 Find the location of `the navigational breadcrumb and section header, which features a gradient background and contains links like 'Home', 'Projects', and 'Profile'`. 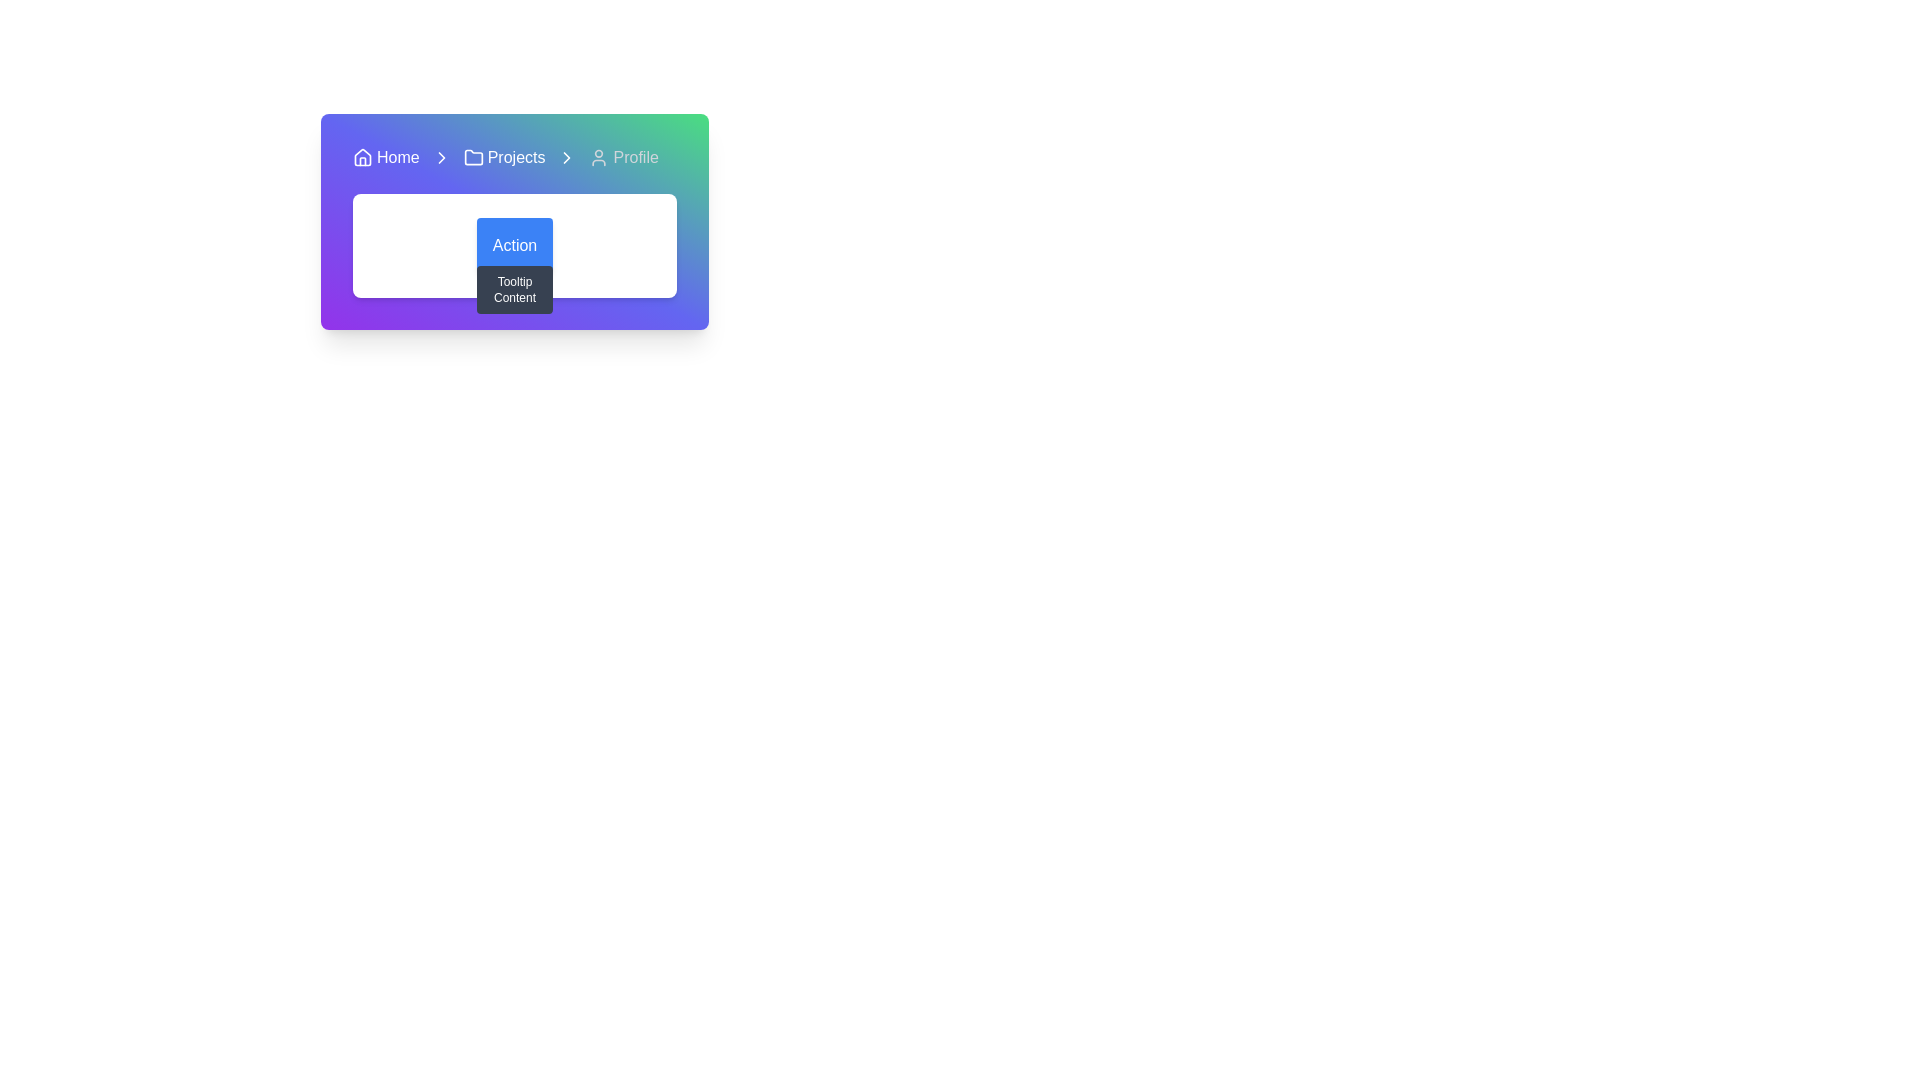

the navigational breadcrumb and section header, which features a gradient background and contains links like 'Home', 'Projects', and 'Profile' is located at coordinates (514, 222).